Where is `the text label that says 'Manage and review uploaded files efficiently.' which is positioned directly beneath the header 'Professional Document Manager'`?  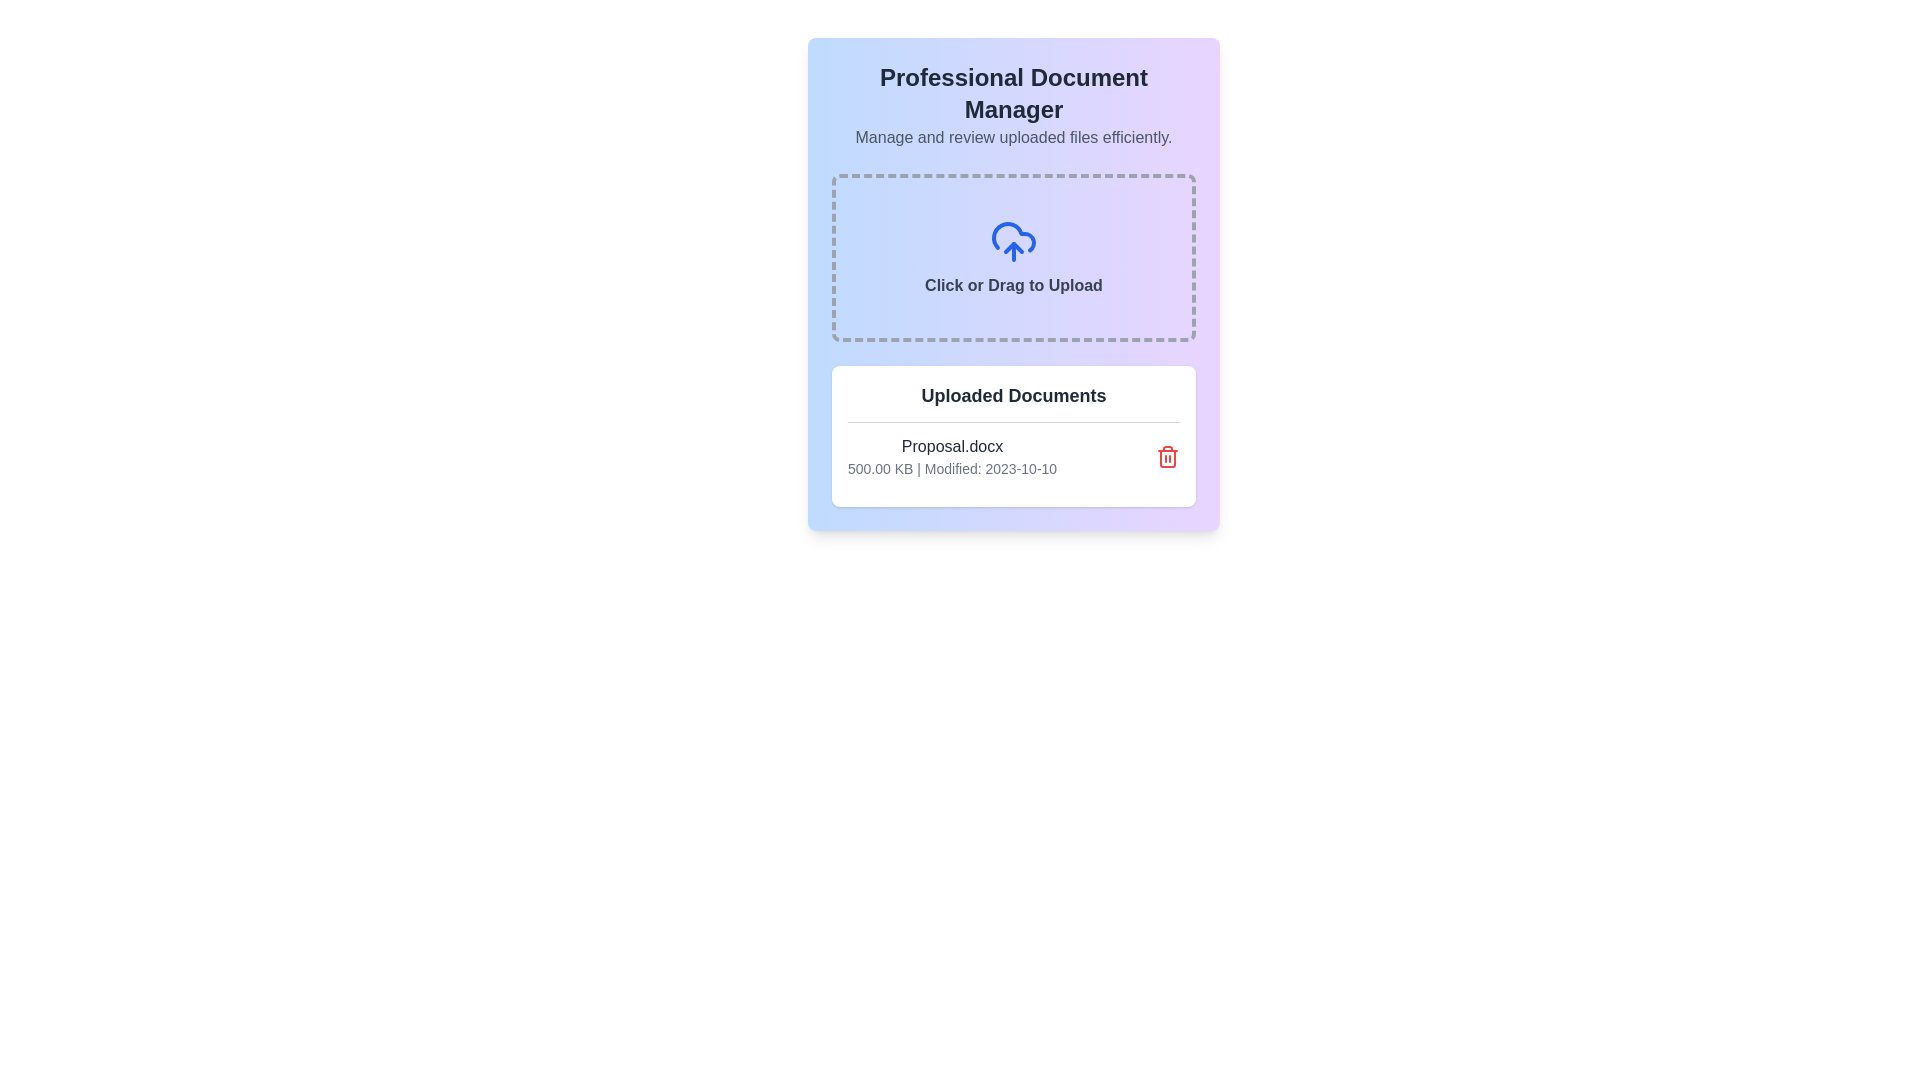
the text label that says 'Manage and review uploaded files efficiently.' which is positioned directly beneath the header 'Professional Document Manager' is located at coordinates (1013, 137).